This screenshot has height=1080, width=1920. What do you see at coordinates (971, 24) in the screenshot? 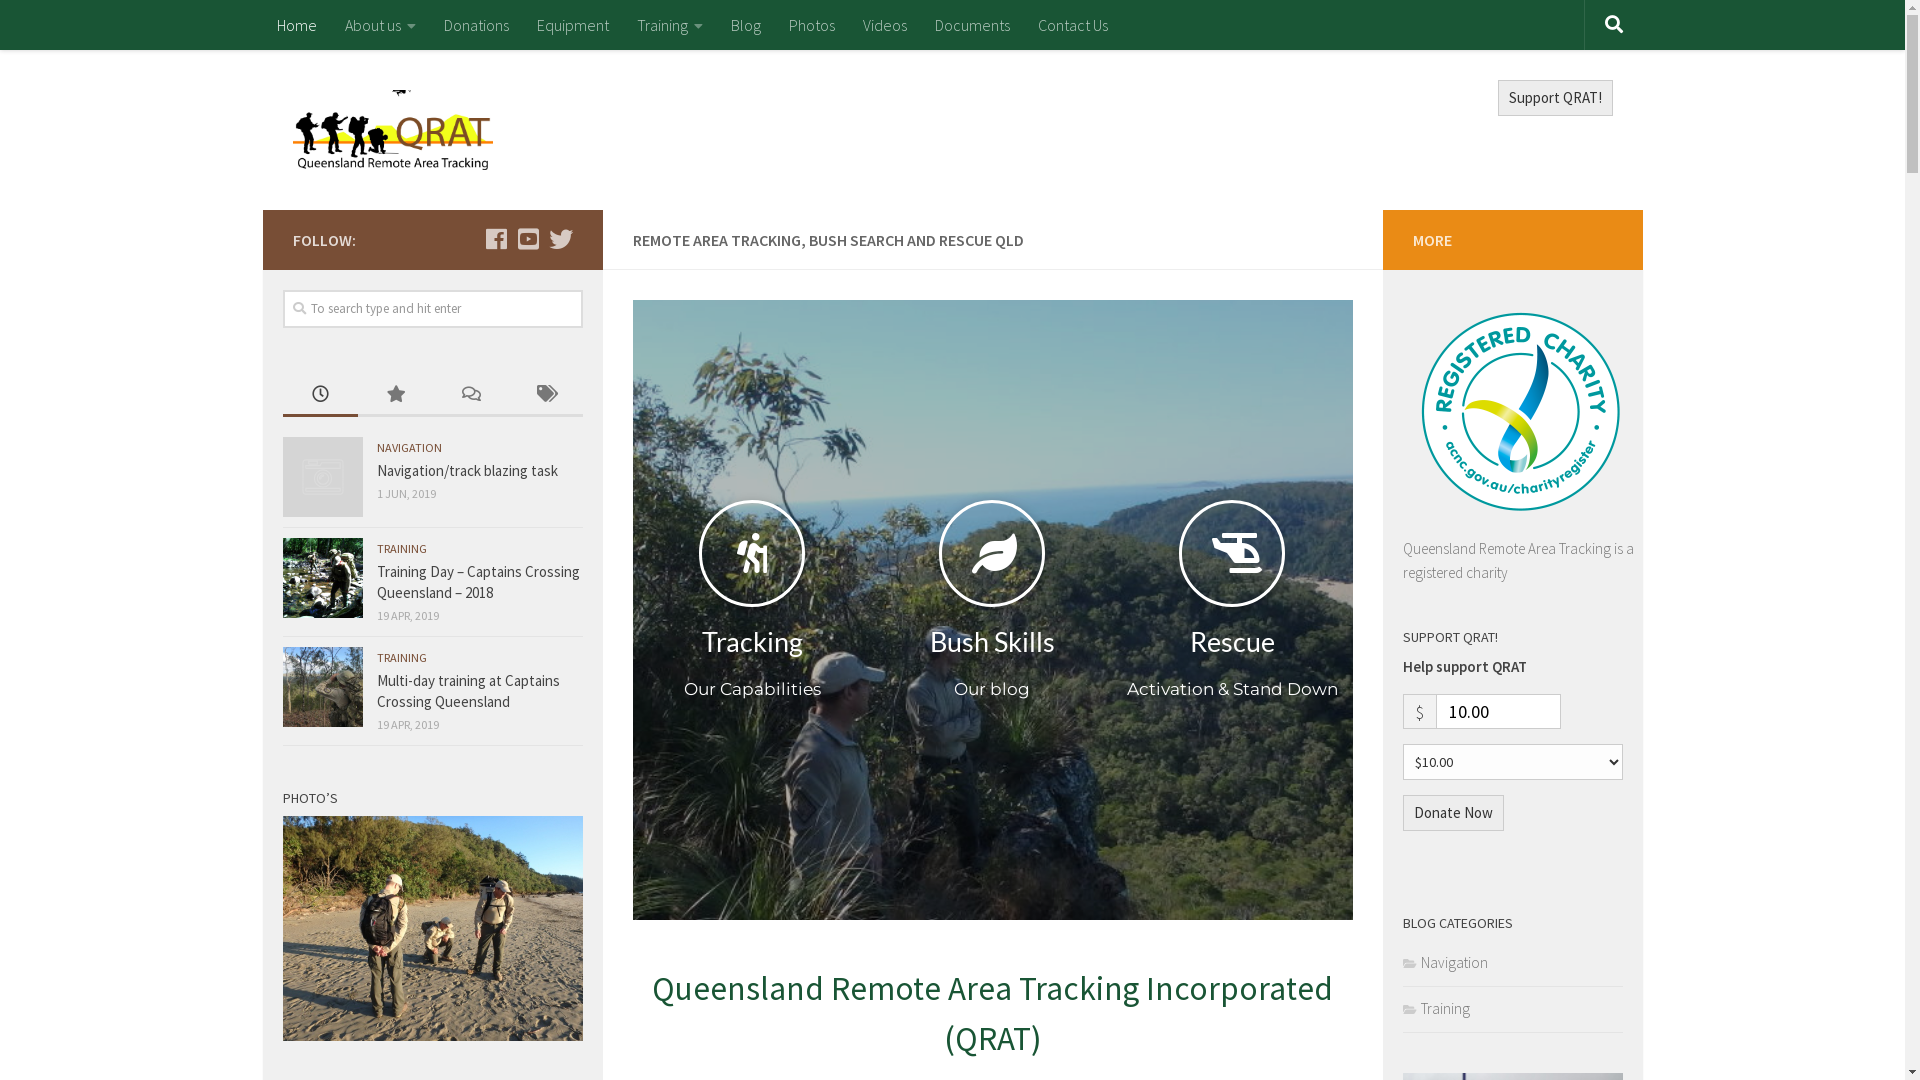
I see `'Documents'` at bounding box center [971, 24].